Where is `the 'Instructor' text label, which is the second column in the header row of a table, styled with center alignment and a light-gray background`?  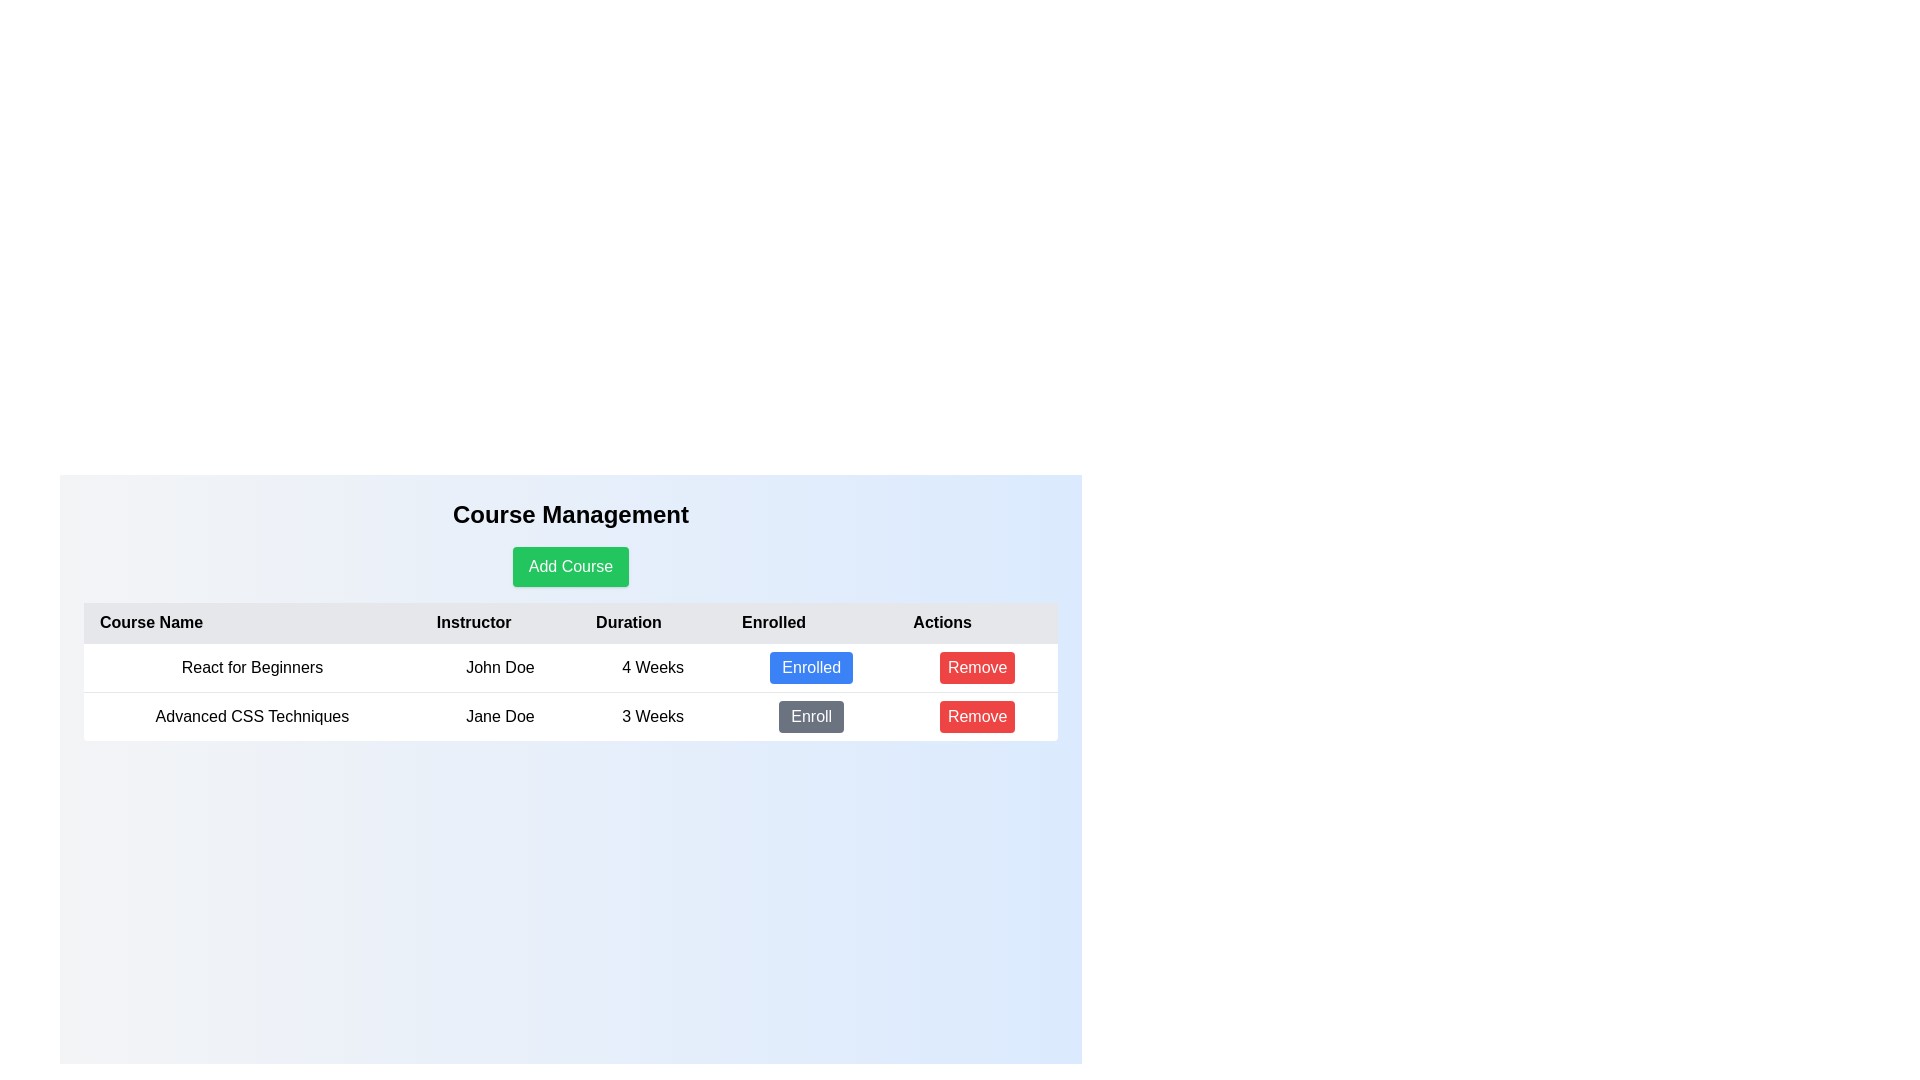
the 'Instructor' text label, which is the second column in the header row of a table, styled with center alignment and a light-gray background is located at coordinates (500, 622).